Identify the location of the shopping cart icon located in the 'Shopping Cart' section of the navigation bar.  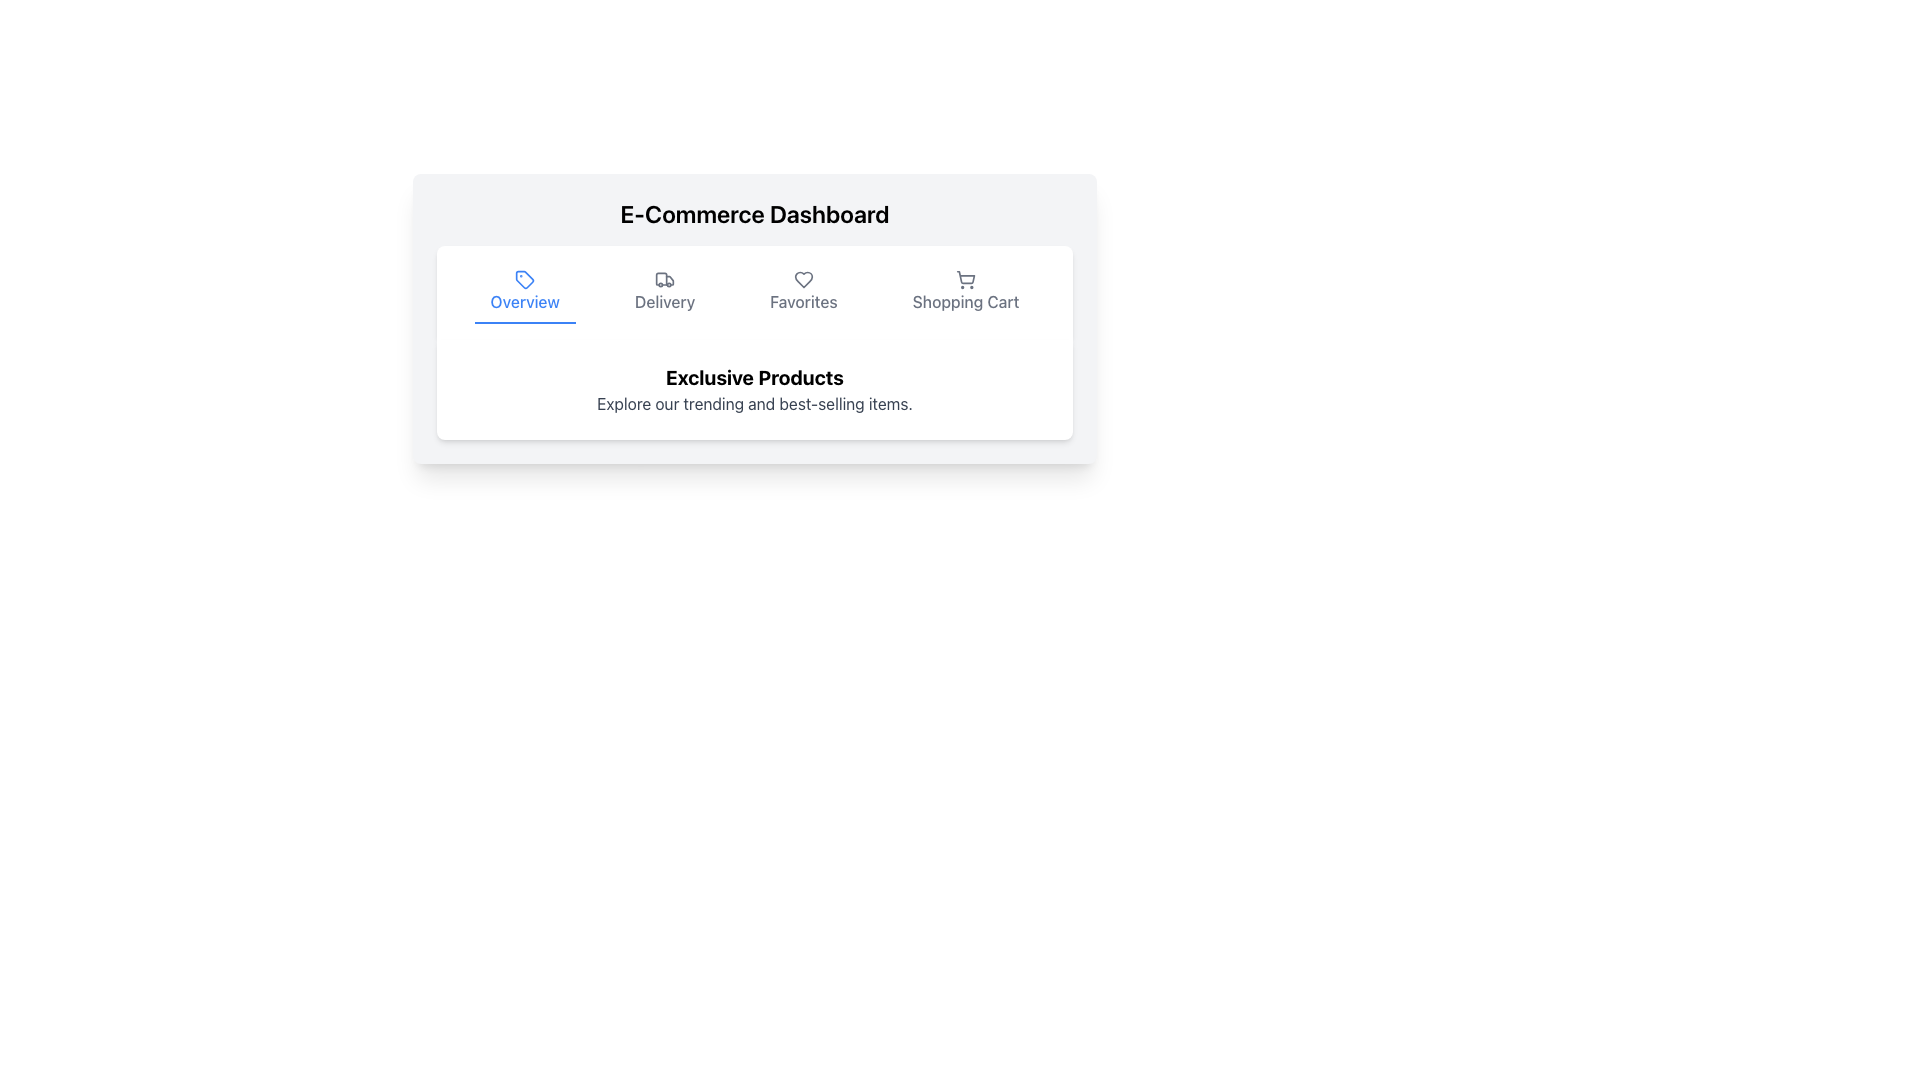
(965, 280).